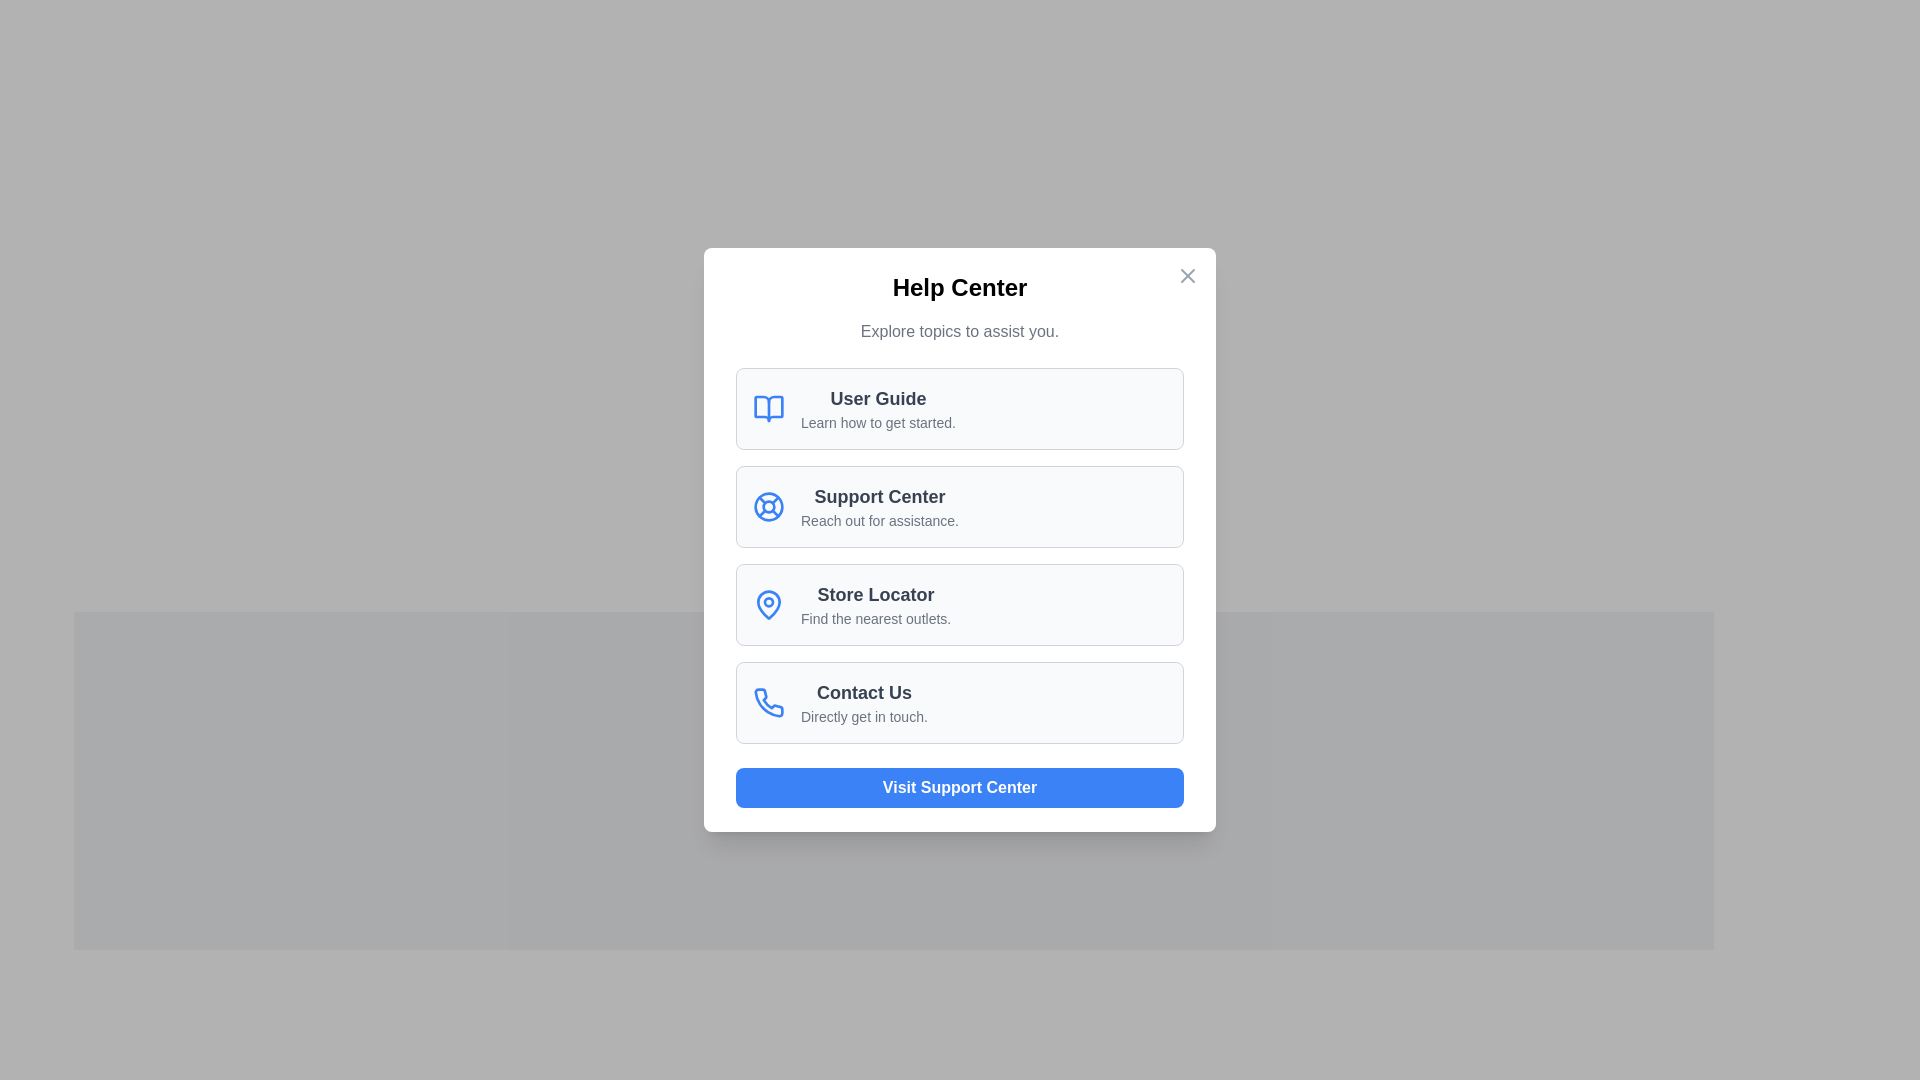 The image size is (1920, 1080). What do you see at coordinates (1188, 276) in the screenshot?
I see `the close icon button located in the top-right corner of the 'Help Center' dialog box` at bounding box center [1188, 276].